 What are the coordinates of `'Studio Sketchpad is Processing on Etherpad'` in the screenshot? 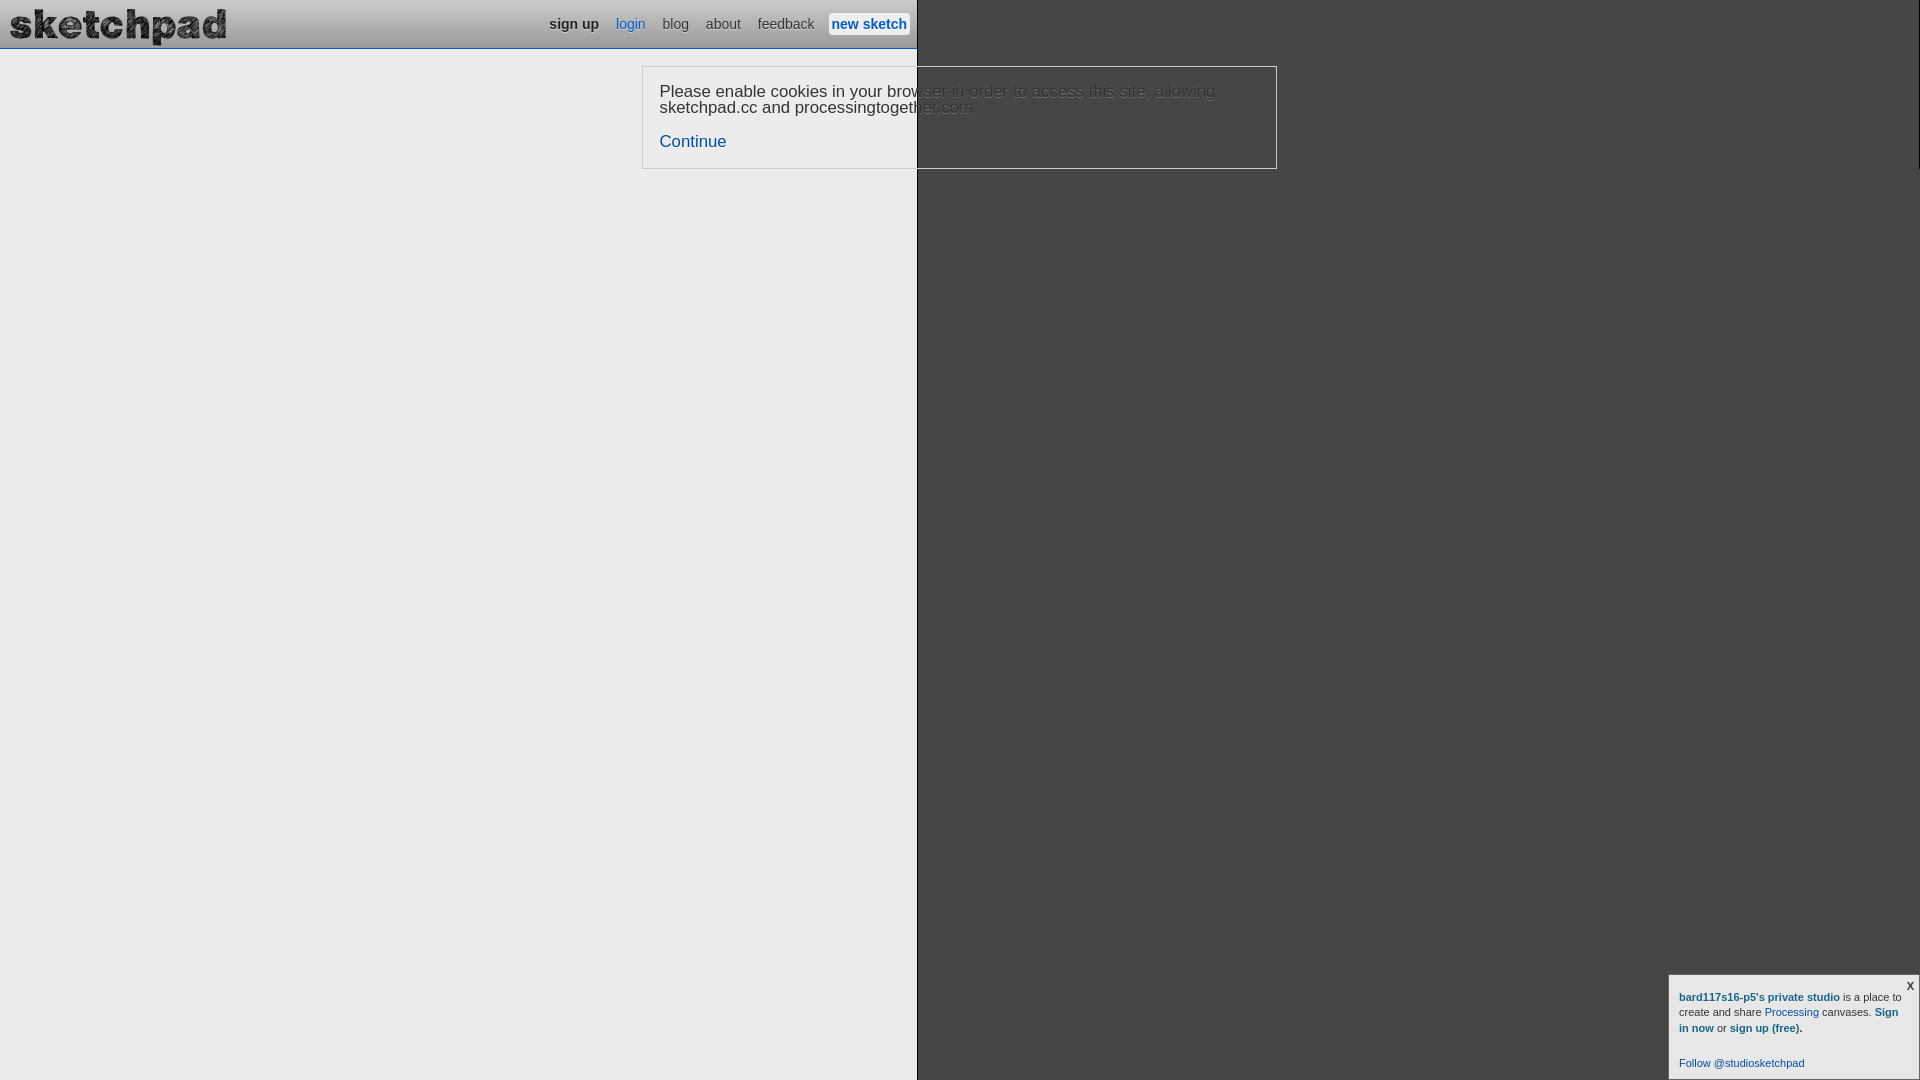 It's located at (118, 23).